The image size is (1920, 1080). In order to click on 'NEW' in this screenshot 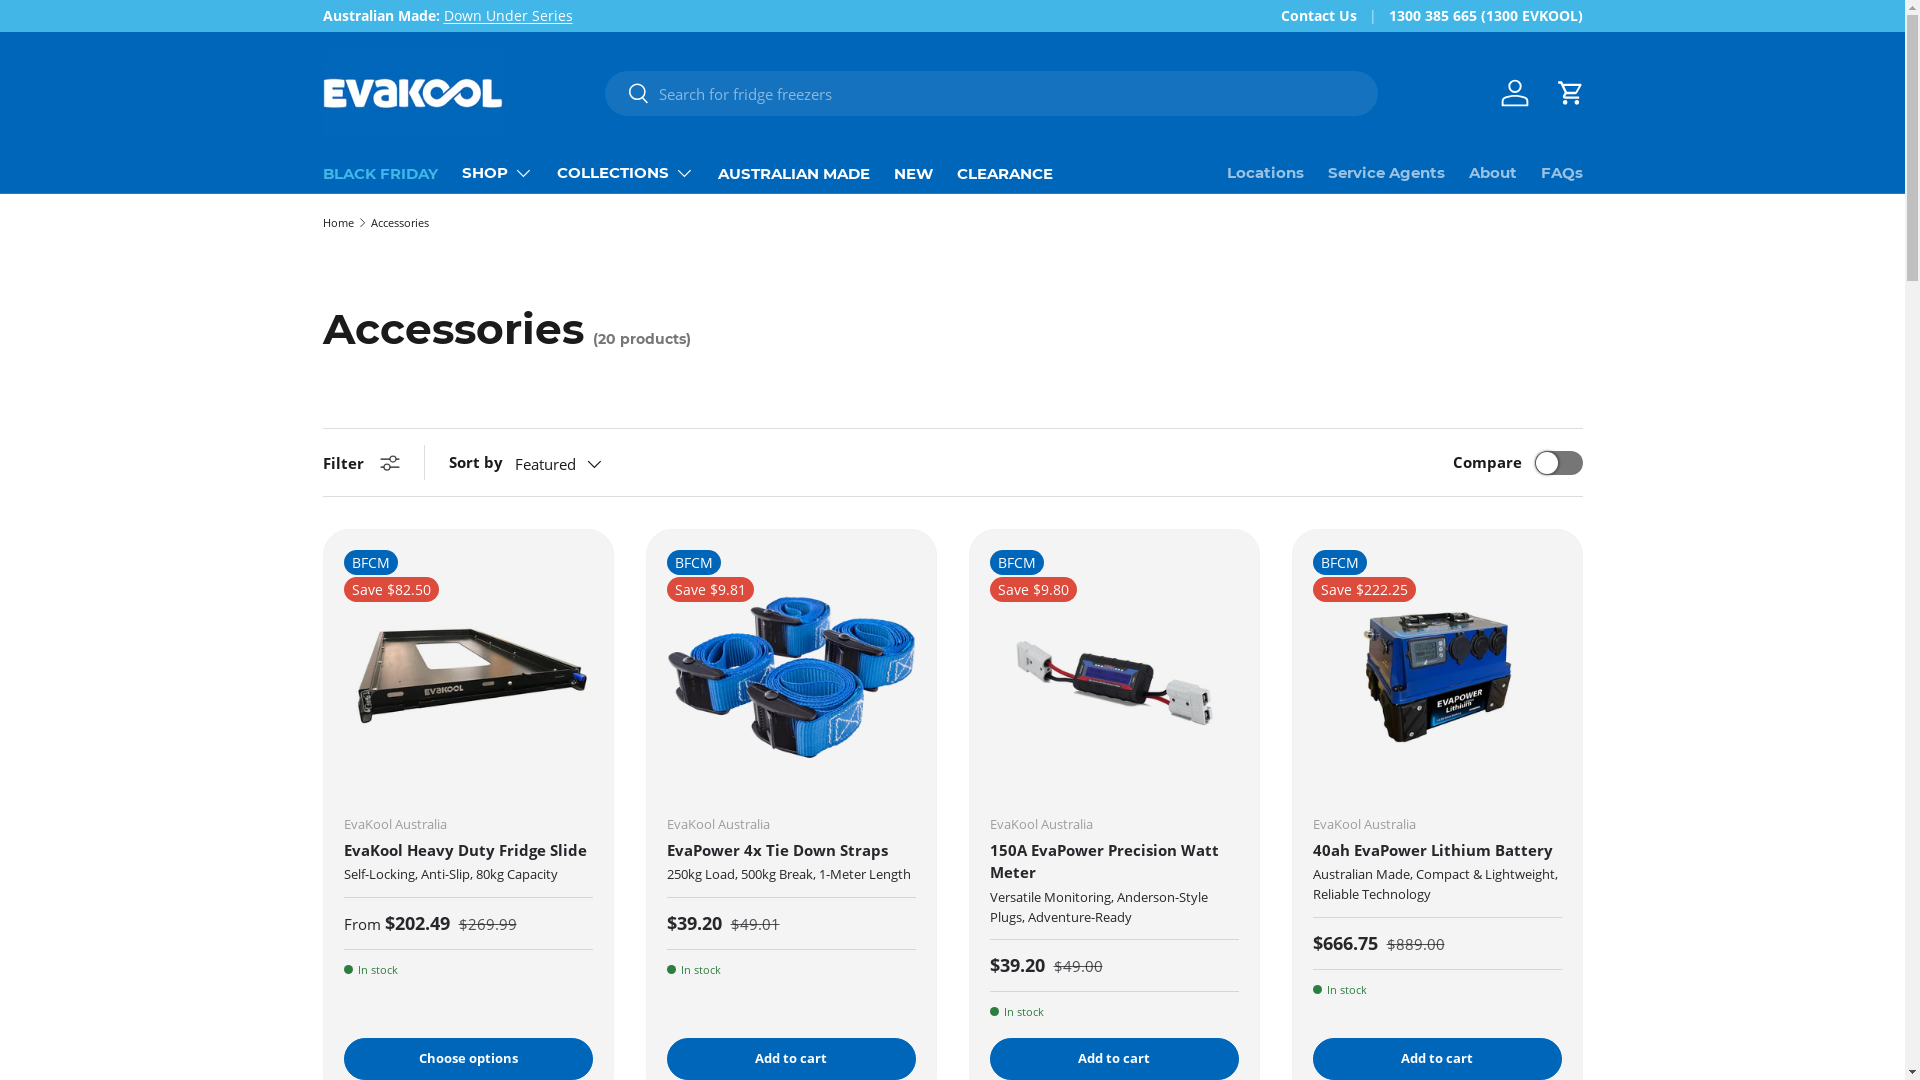, I will do `click(912, 172)`.